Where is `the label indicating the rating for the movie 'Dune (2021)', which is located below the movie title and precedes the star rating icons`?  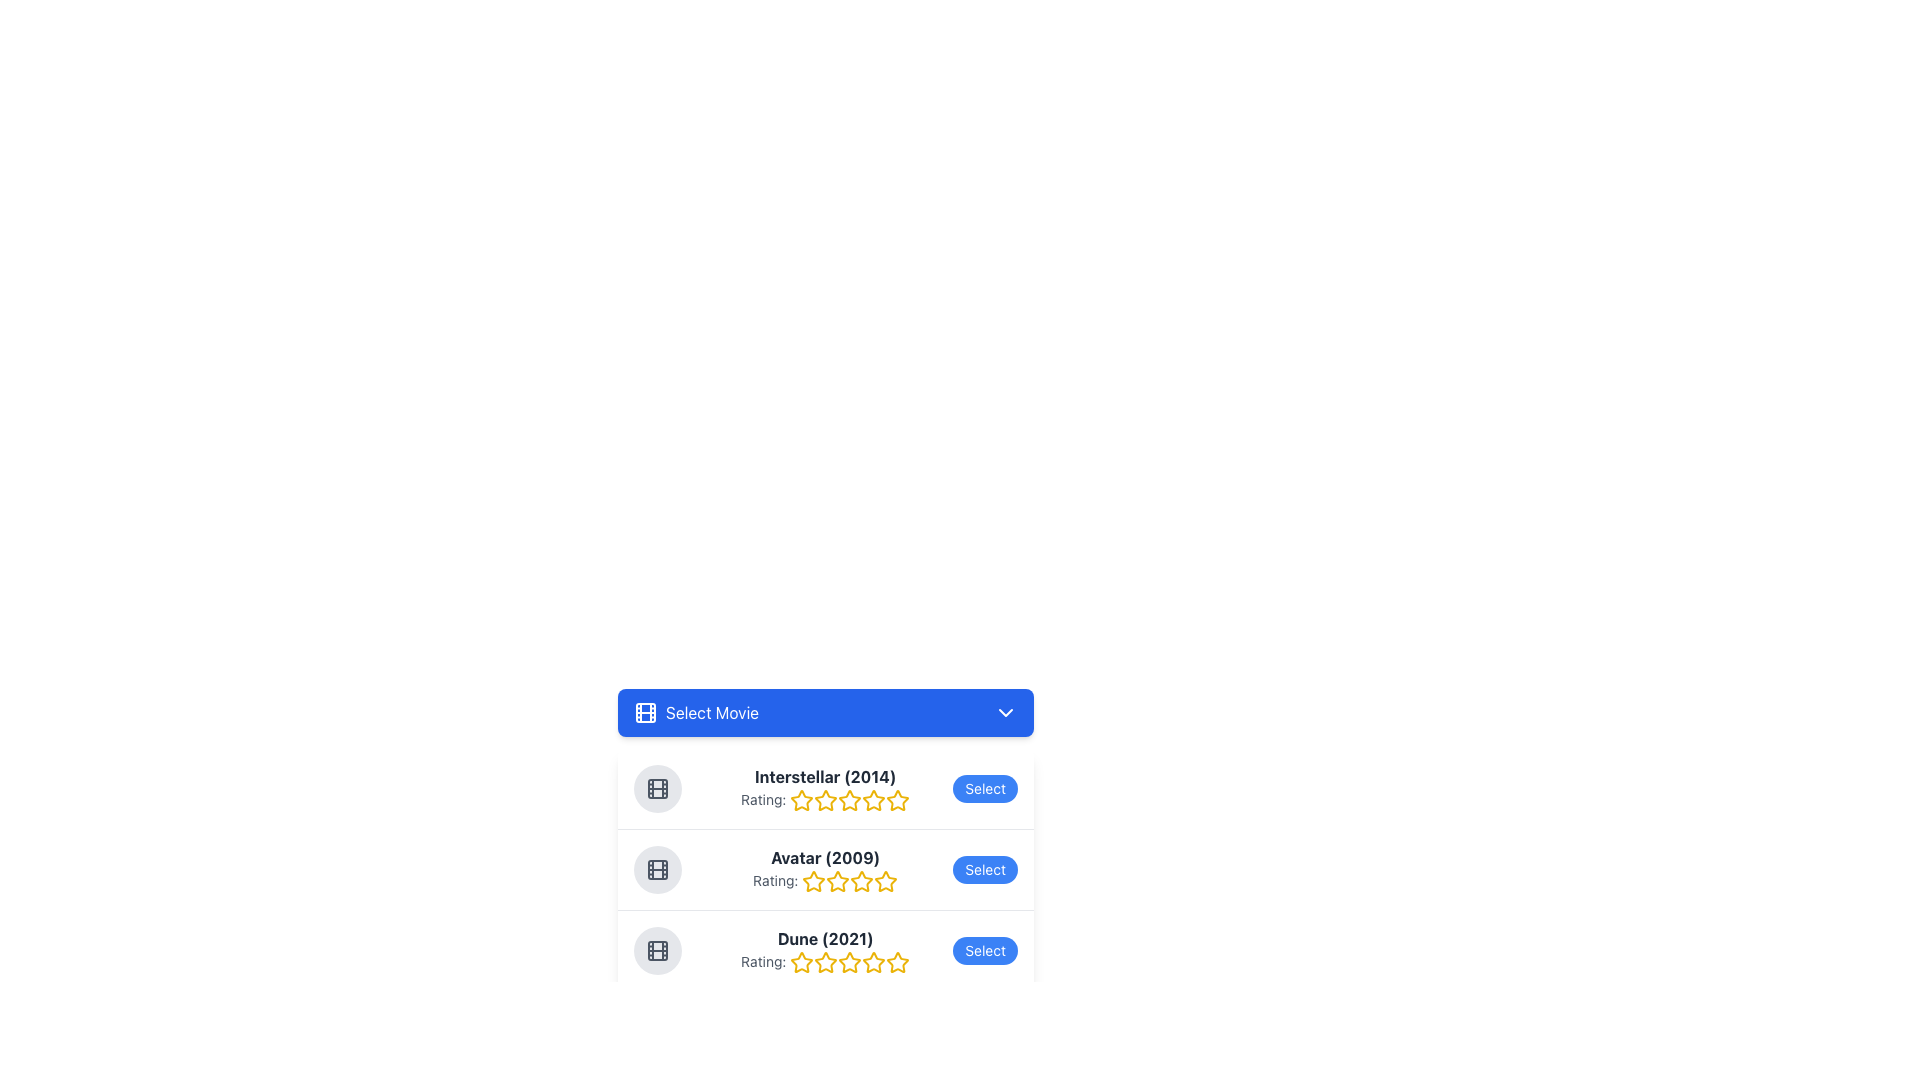
the label indicating the rating for the movie 'Dune (2021)', which is located below the movie title and precedes the star rating icons is located at coordinates (825, 962).